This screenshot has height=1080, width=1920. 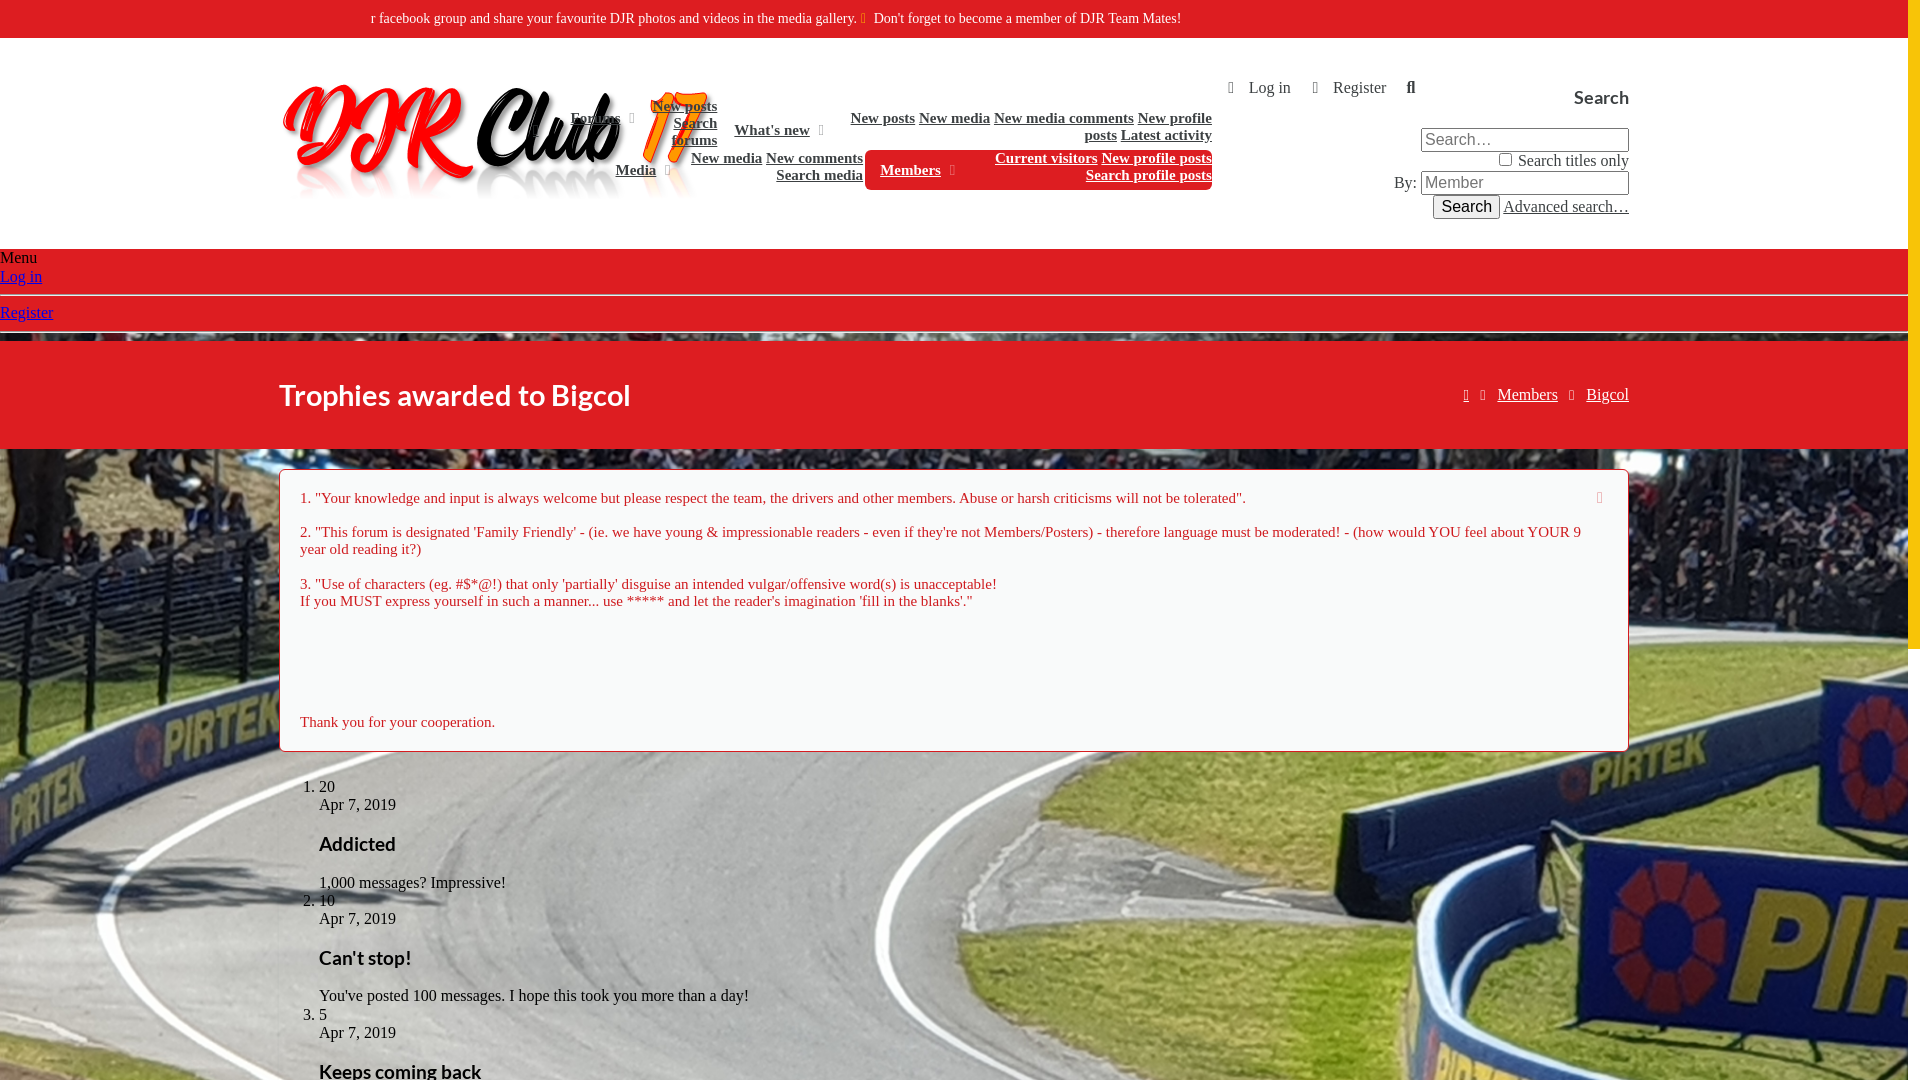 I want to click on 'New profile posts', so click(x=1147, y=126).